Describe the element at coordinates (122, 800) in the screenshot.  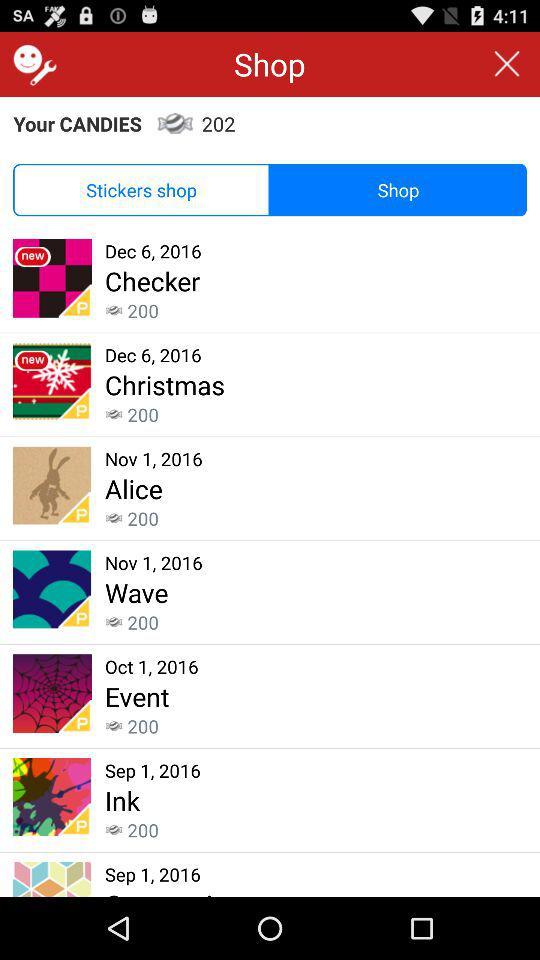
I see `the item above the 200 item` at that location.